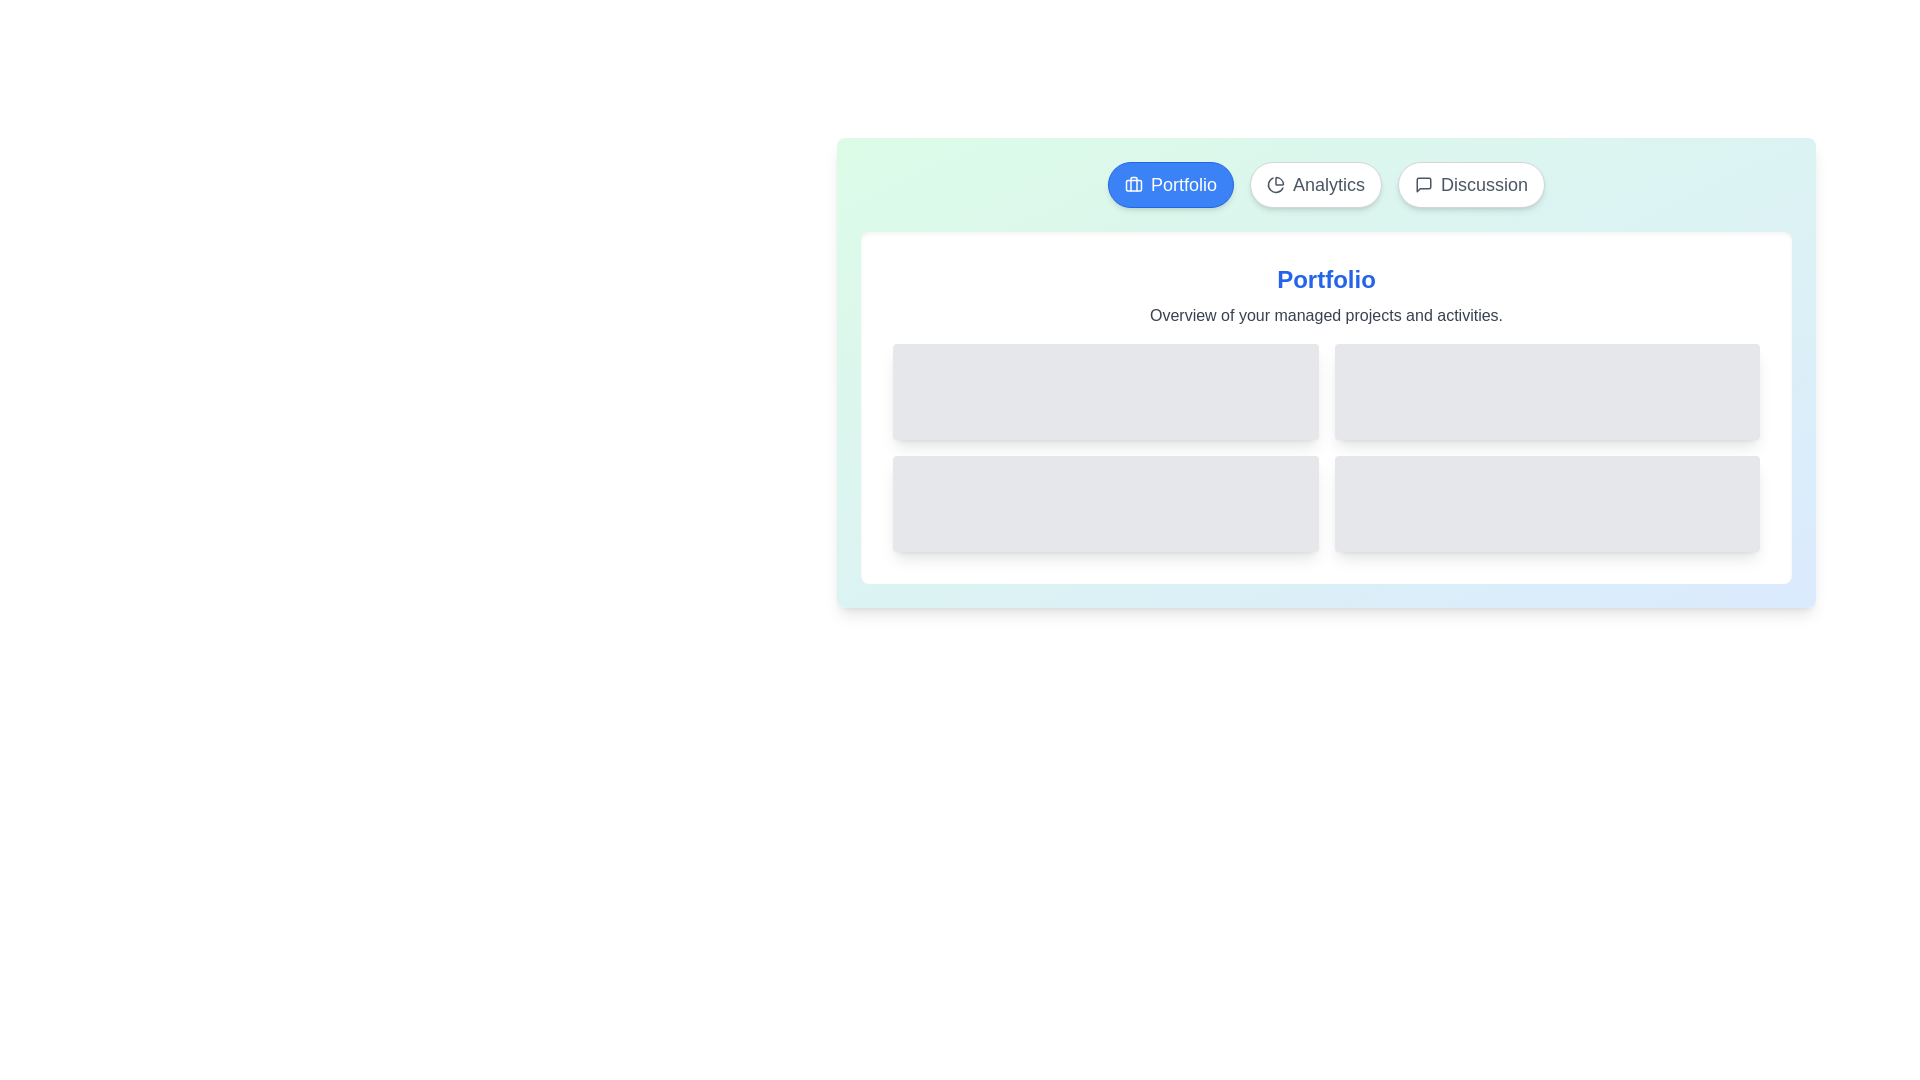 This screenshot has width=1920, height=1080. Describe the element at coordinates (1171, 185) in the screenshot. I see `the Portfolio tab to observe its hover effect` at that location.